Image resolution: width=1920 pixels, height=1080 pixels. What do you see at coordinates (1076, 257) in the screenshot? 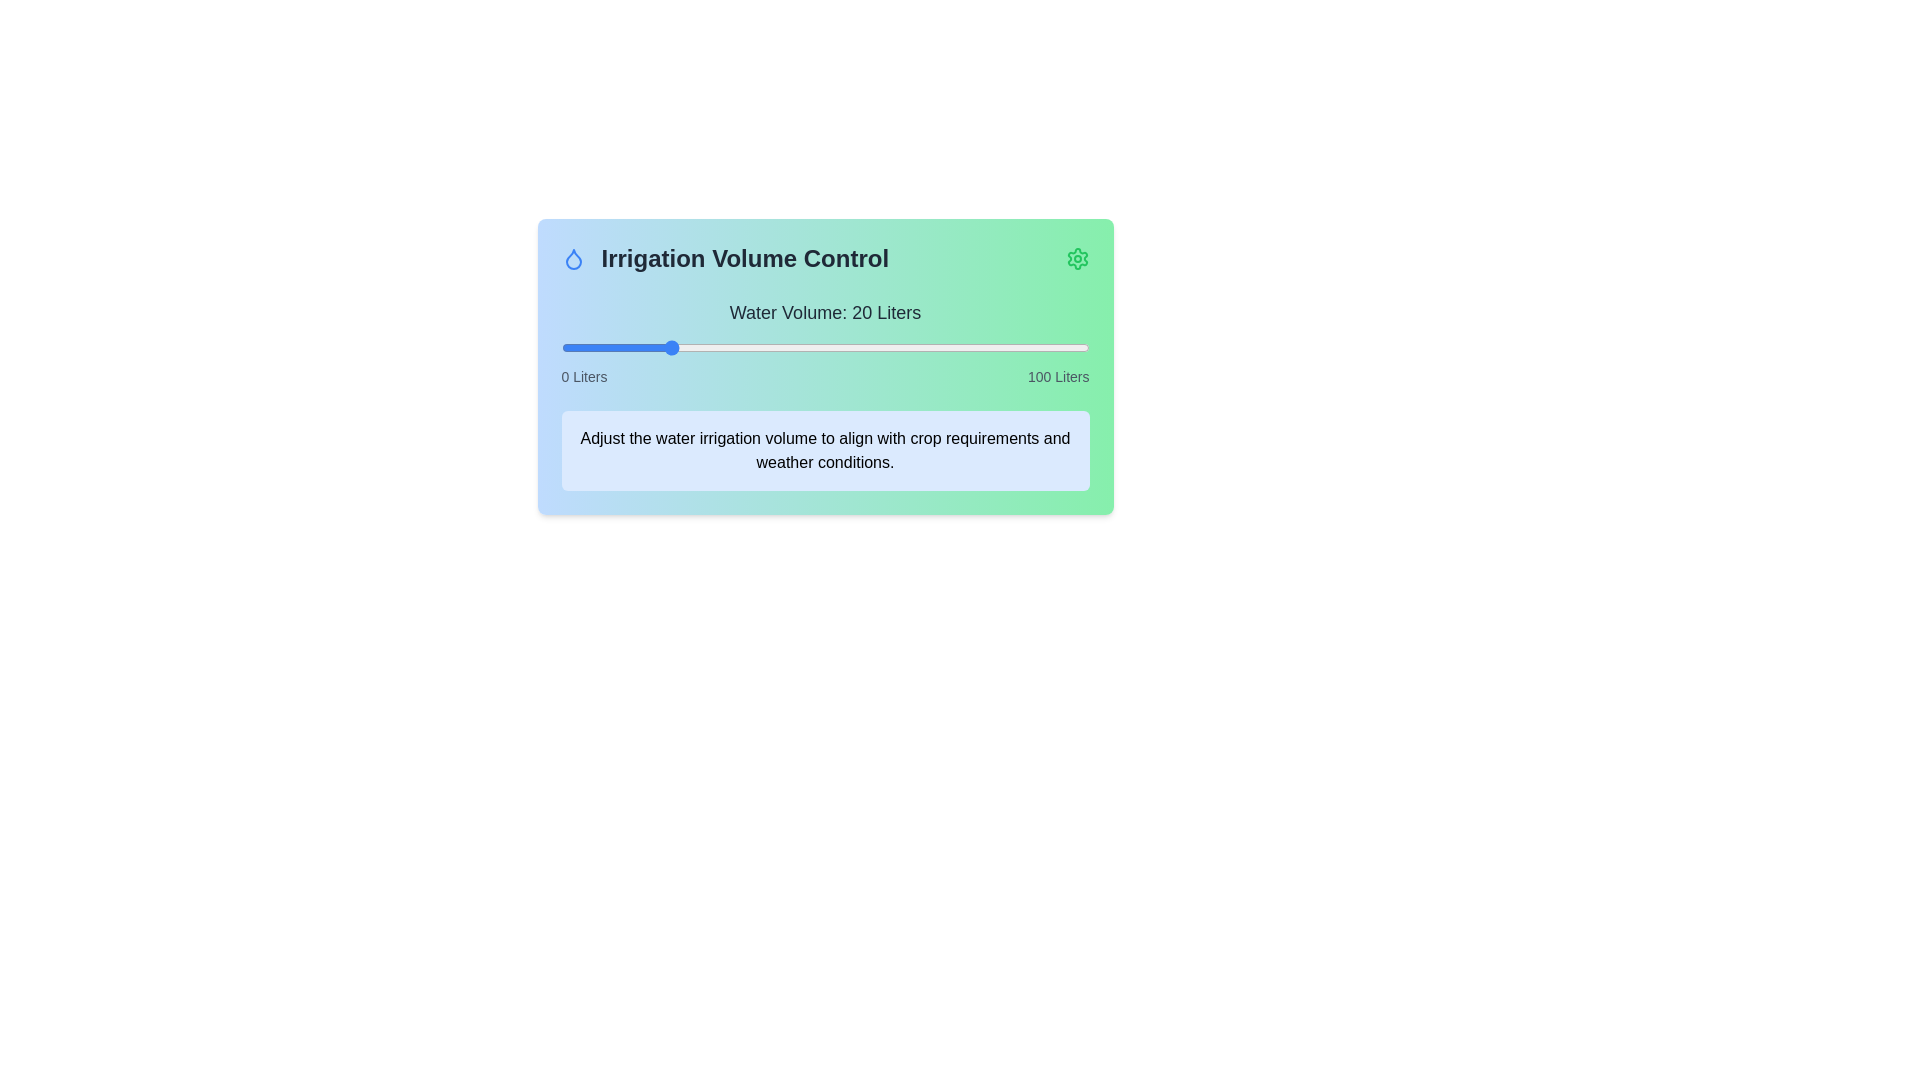
I see `the settings icon` at bounding box center [1076, 257].